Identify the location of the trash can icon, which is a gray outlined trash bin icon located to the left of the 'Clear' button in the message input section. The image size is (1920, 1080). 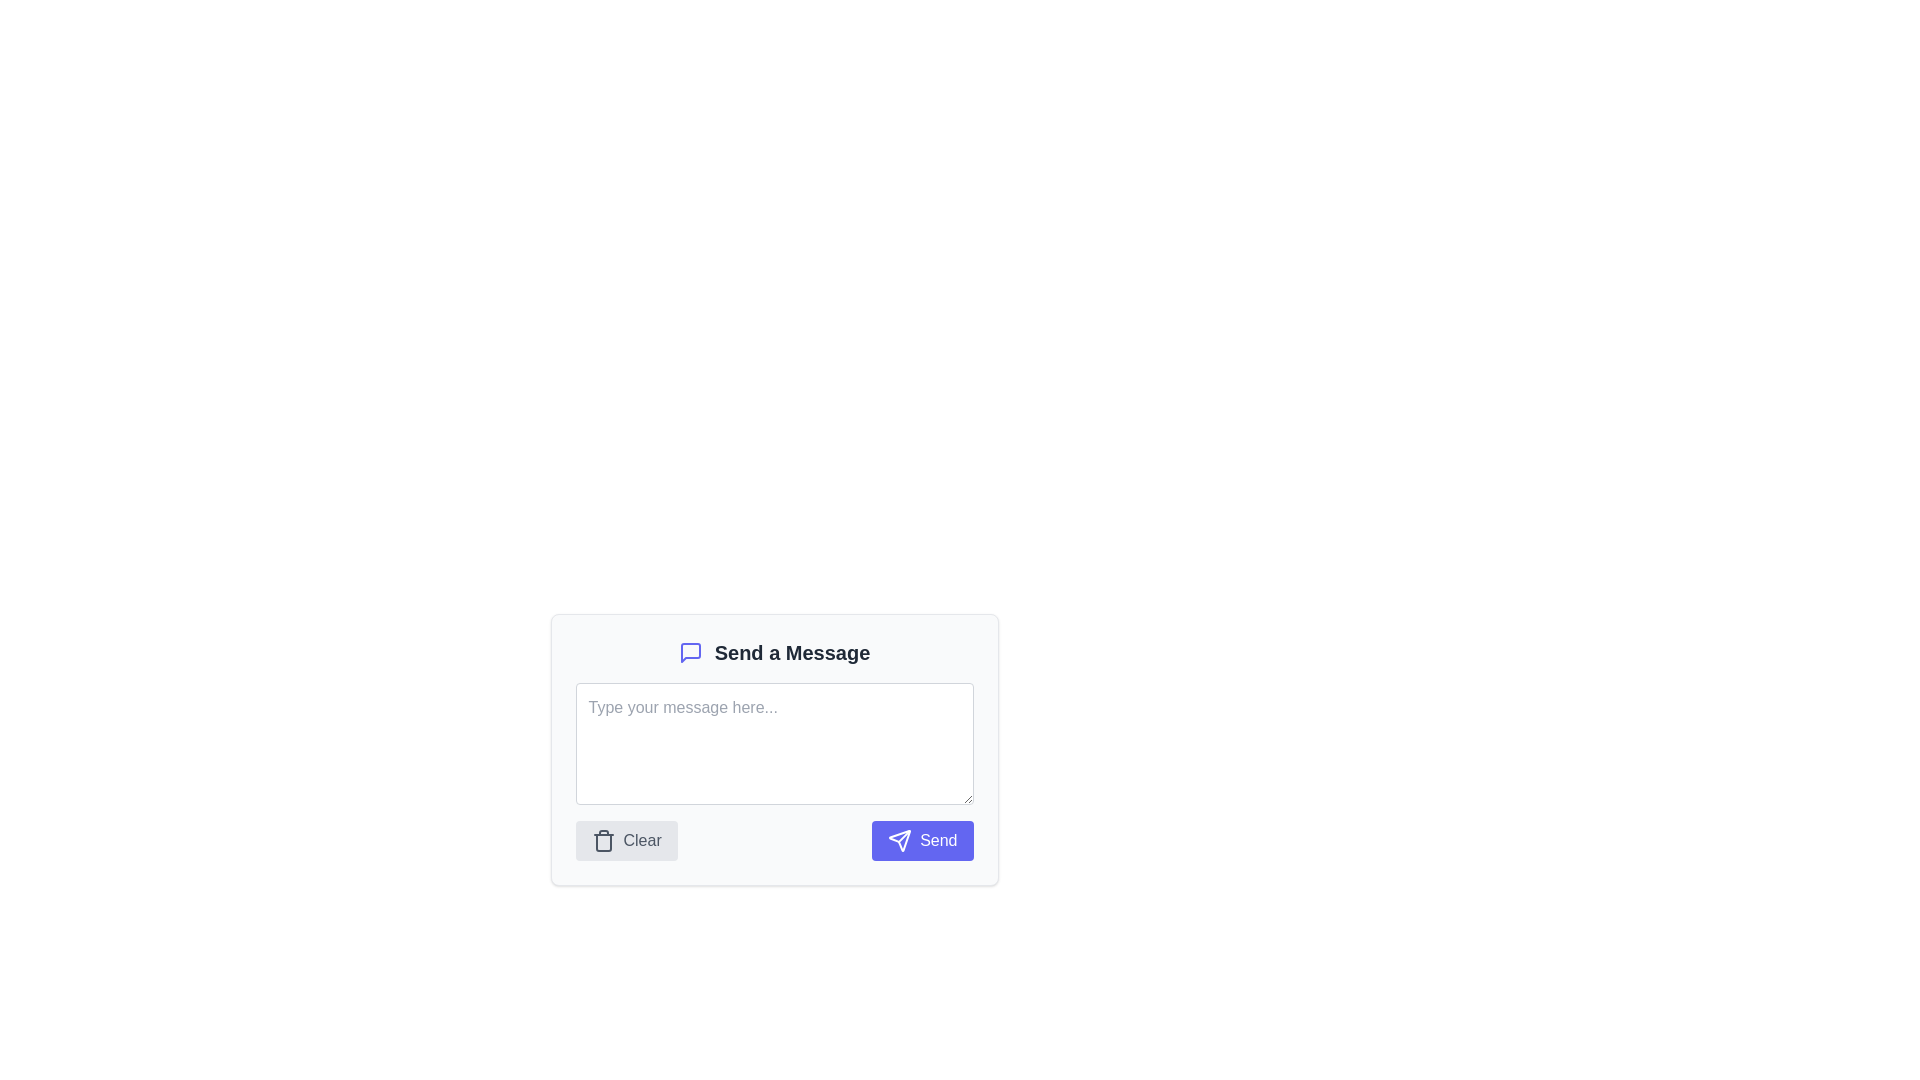
(602, 840).